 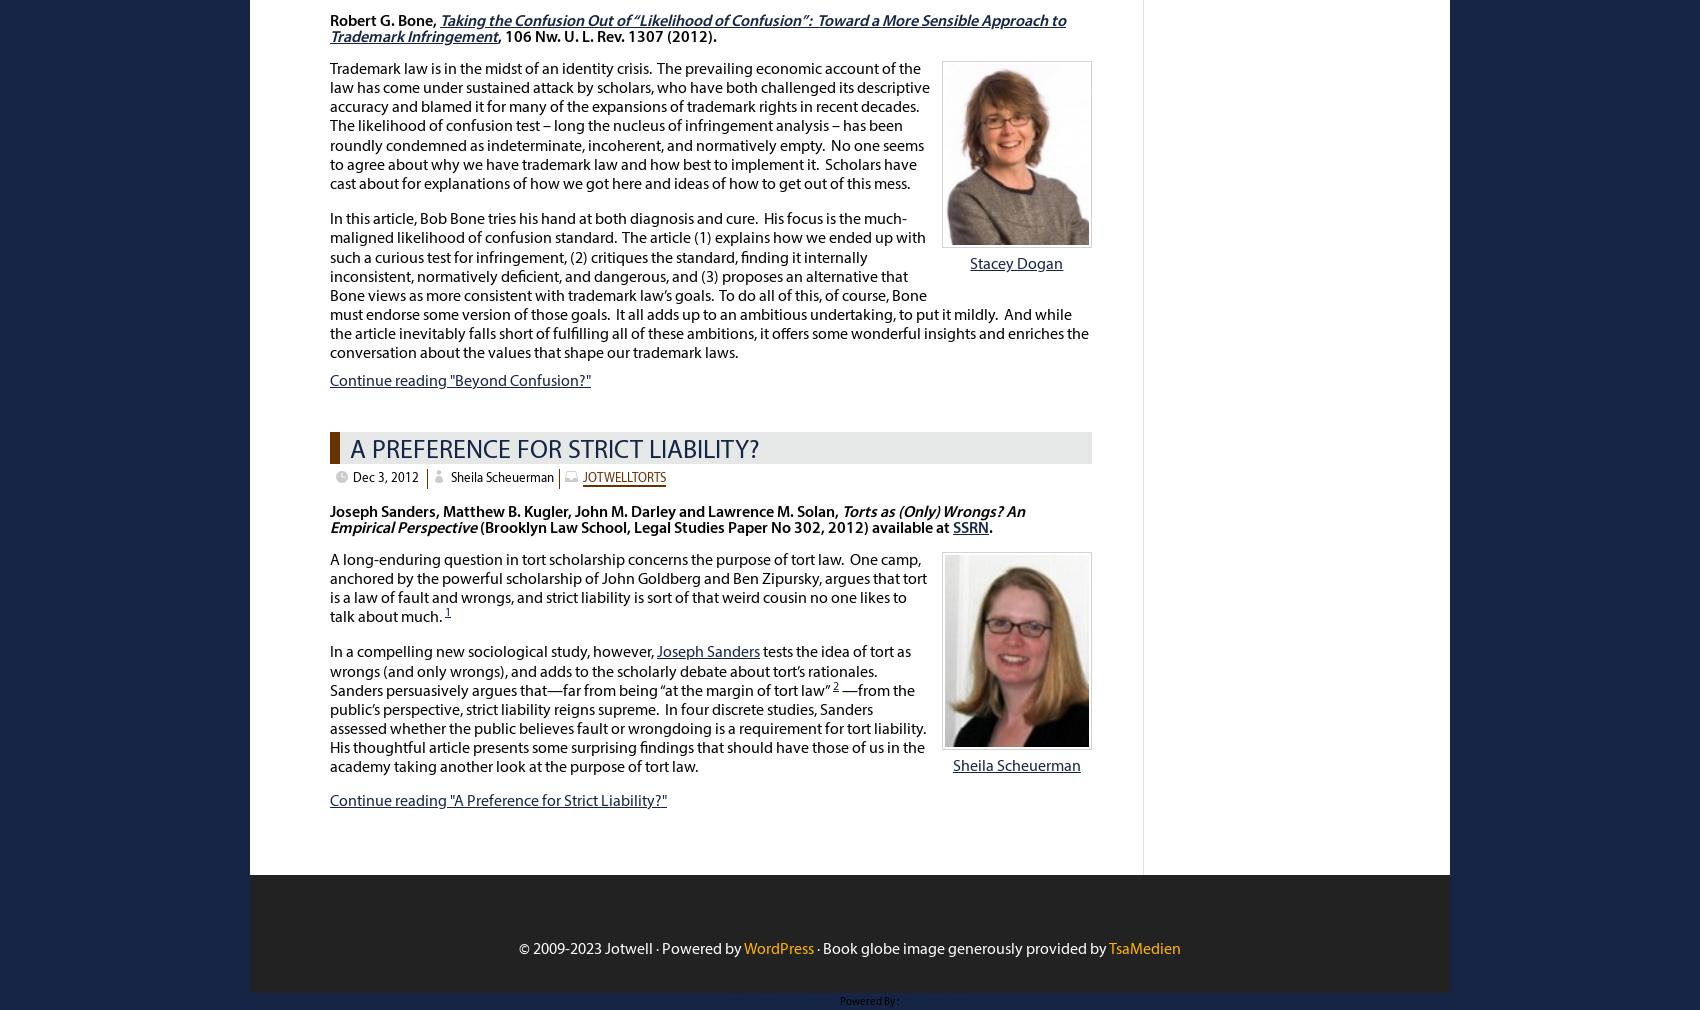 What do you see at coordinates (493, 651) in the screenshot?
I see `'In a compelling new sociological study, however,'` at bounding box center [493, 651].